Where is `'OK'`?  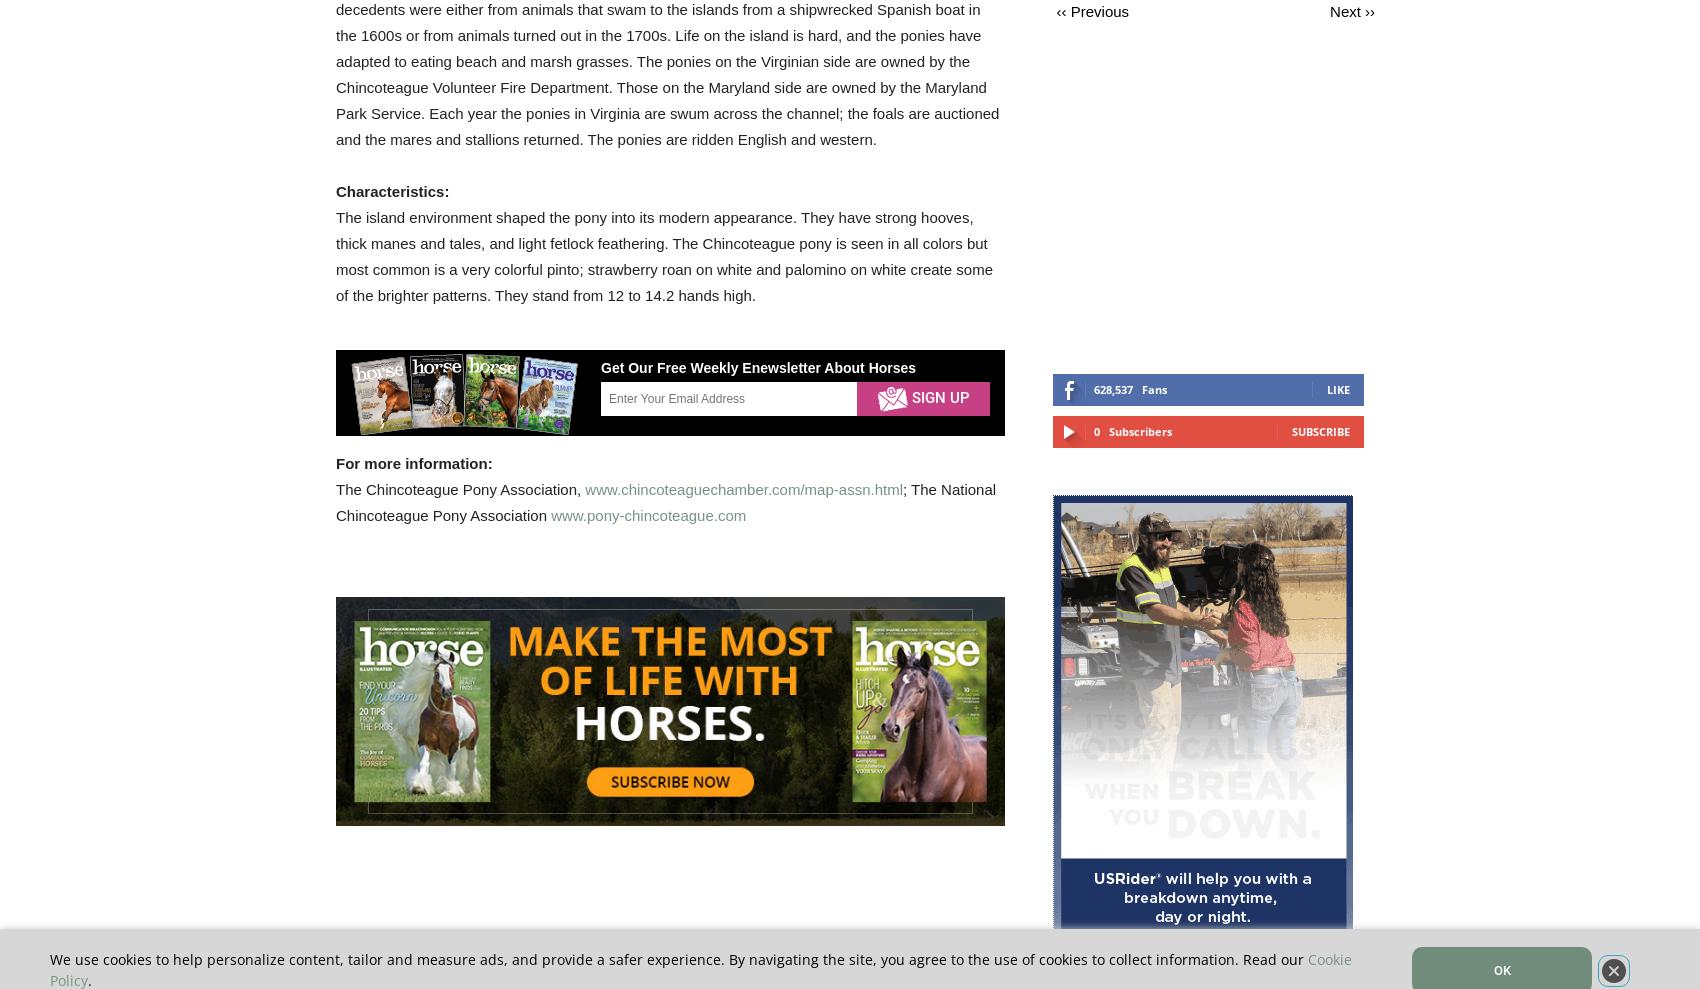 'OK' is located at coordinates (1501, 970).